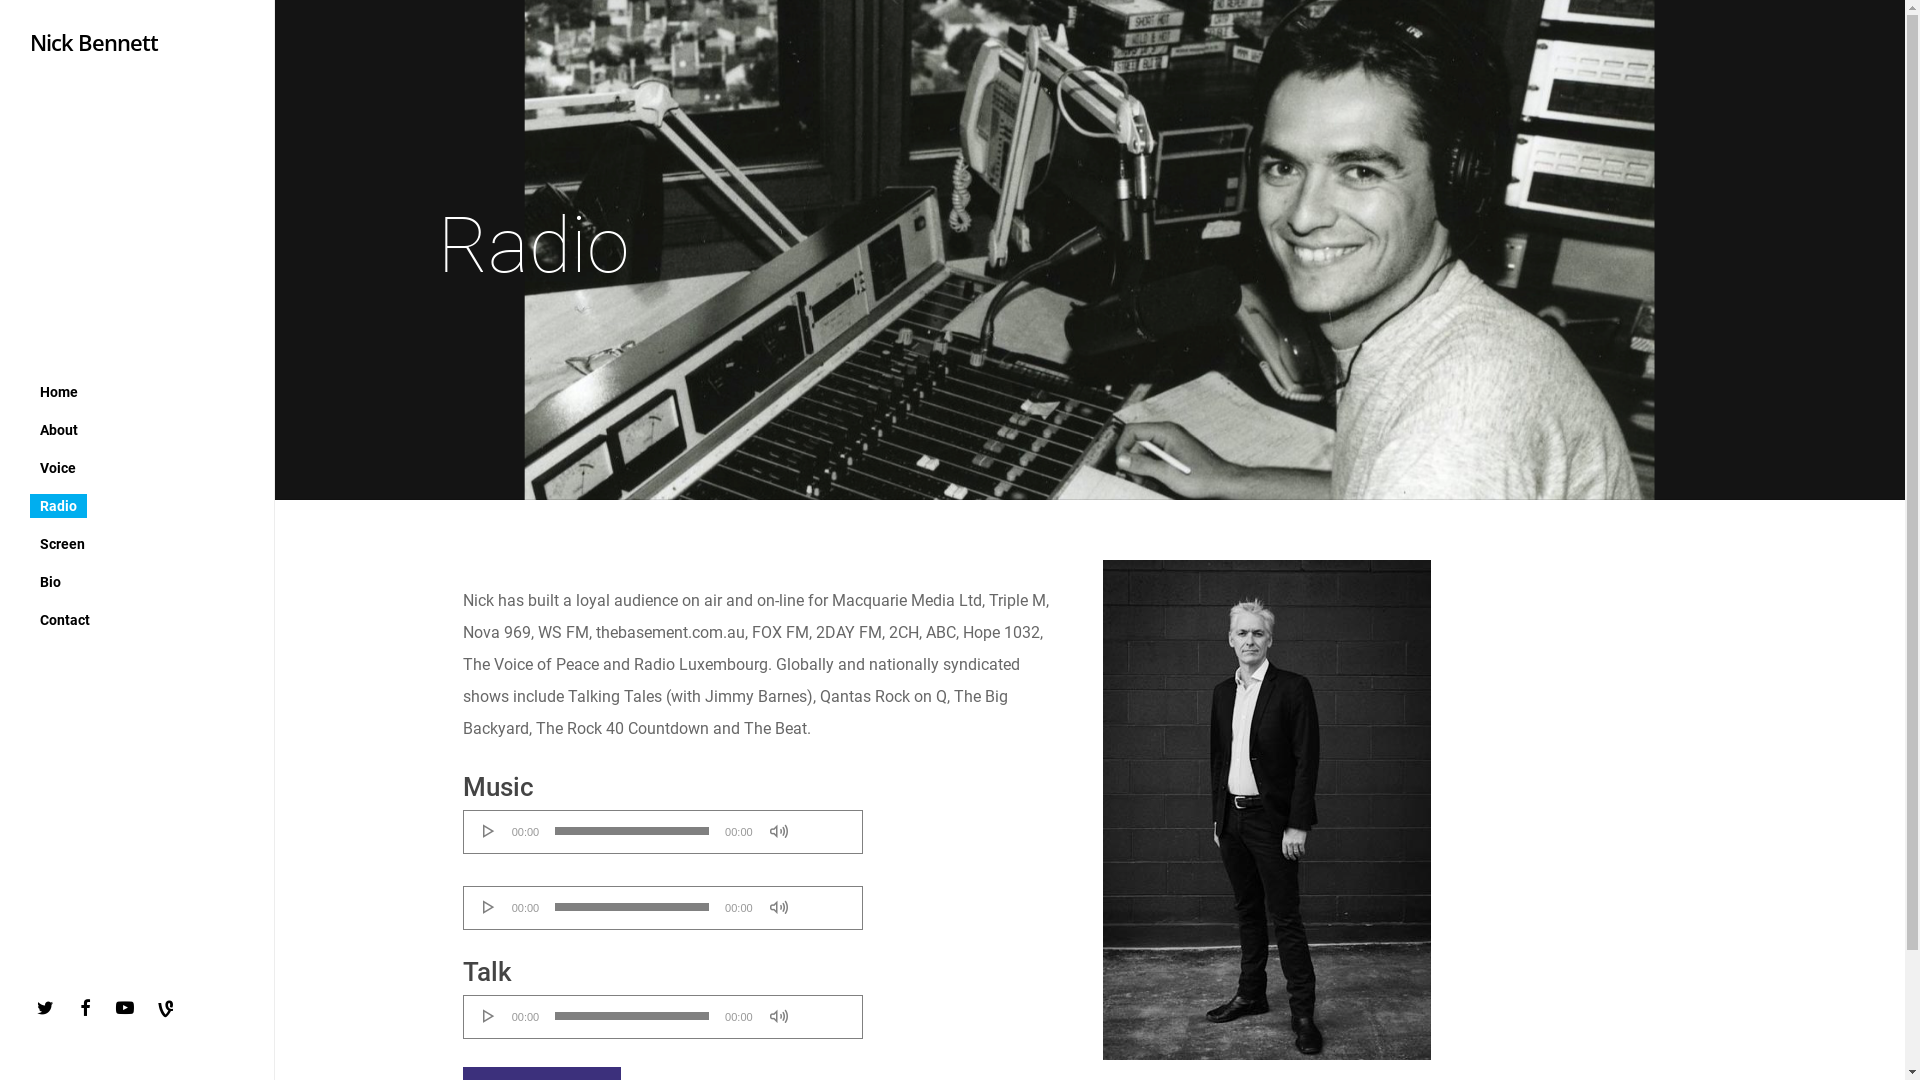  I want to click on 'About', so click(58, 427).